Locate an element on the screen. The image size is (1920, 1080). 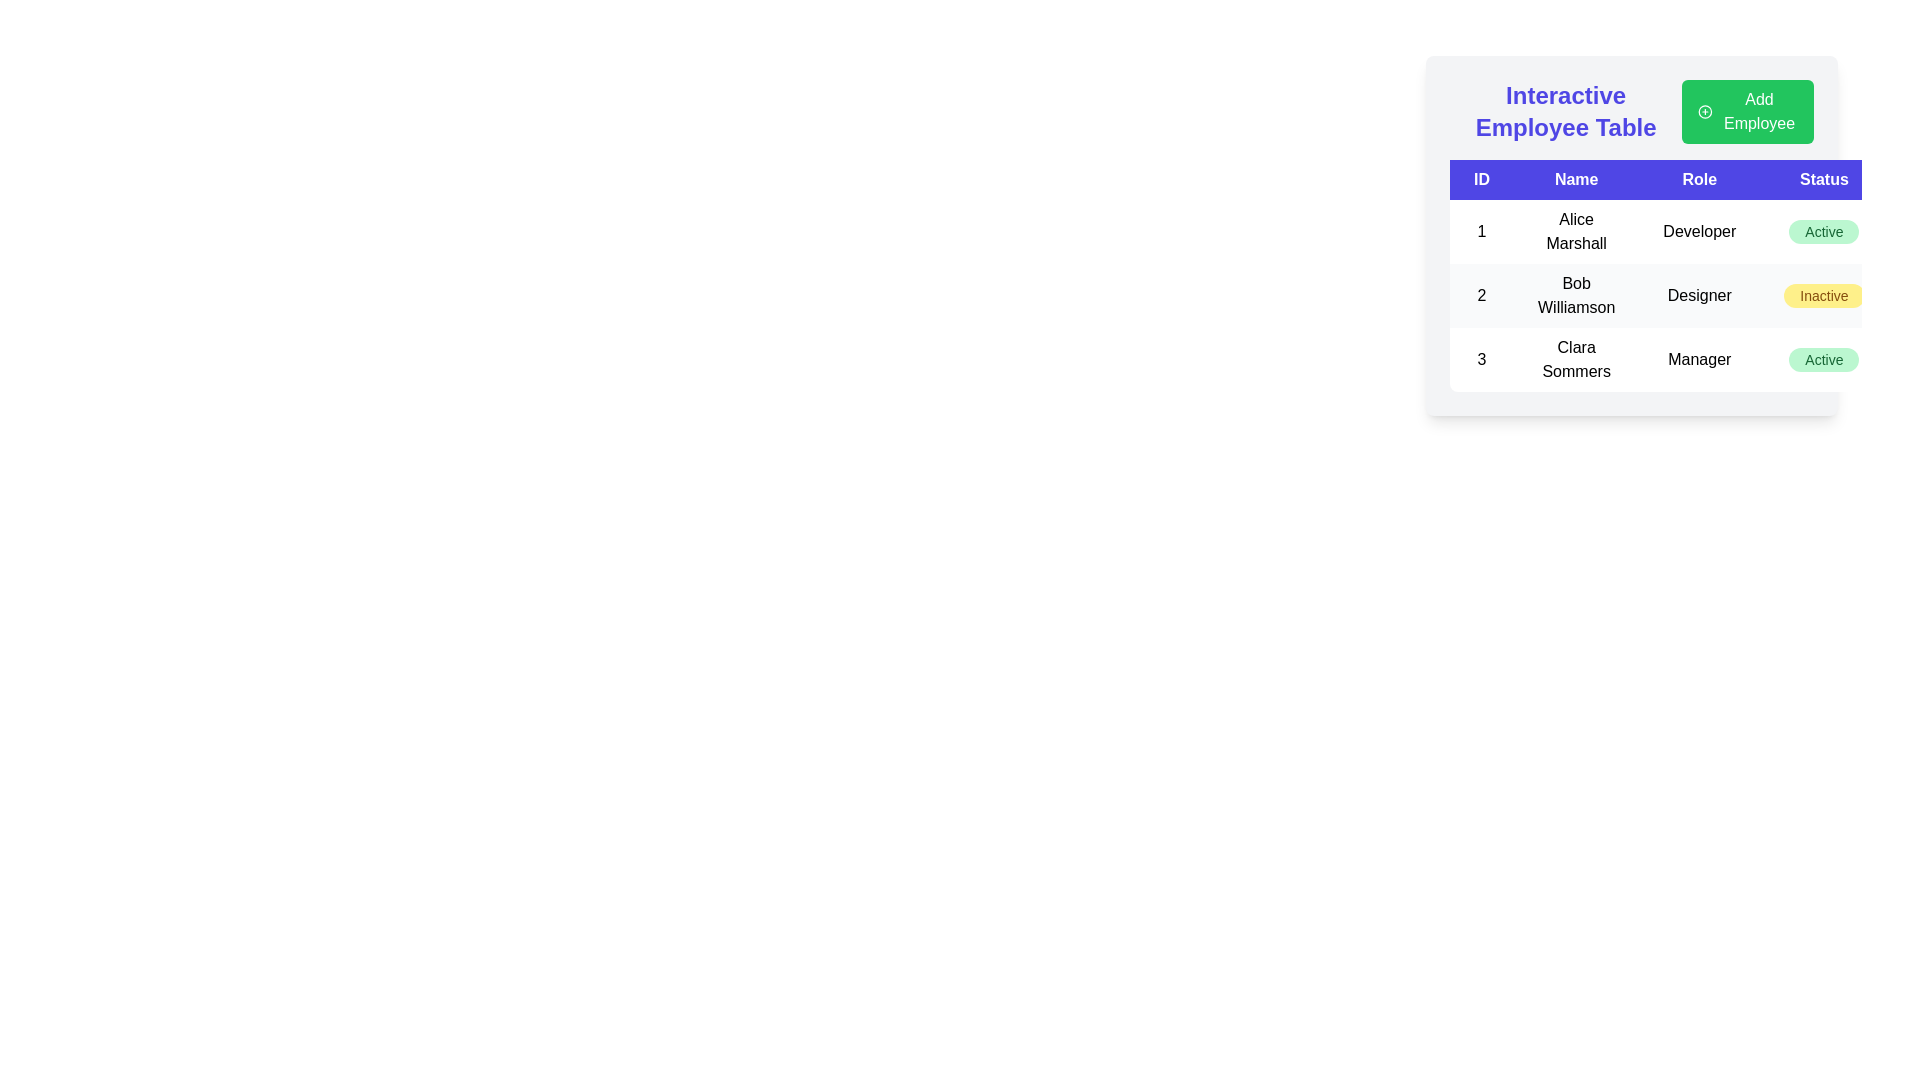
the Status indicator label indicating the activation status of employee Clara Sommers, located in the 'Status' column of the table is located at coordinates (1824, 358).